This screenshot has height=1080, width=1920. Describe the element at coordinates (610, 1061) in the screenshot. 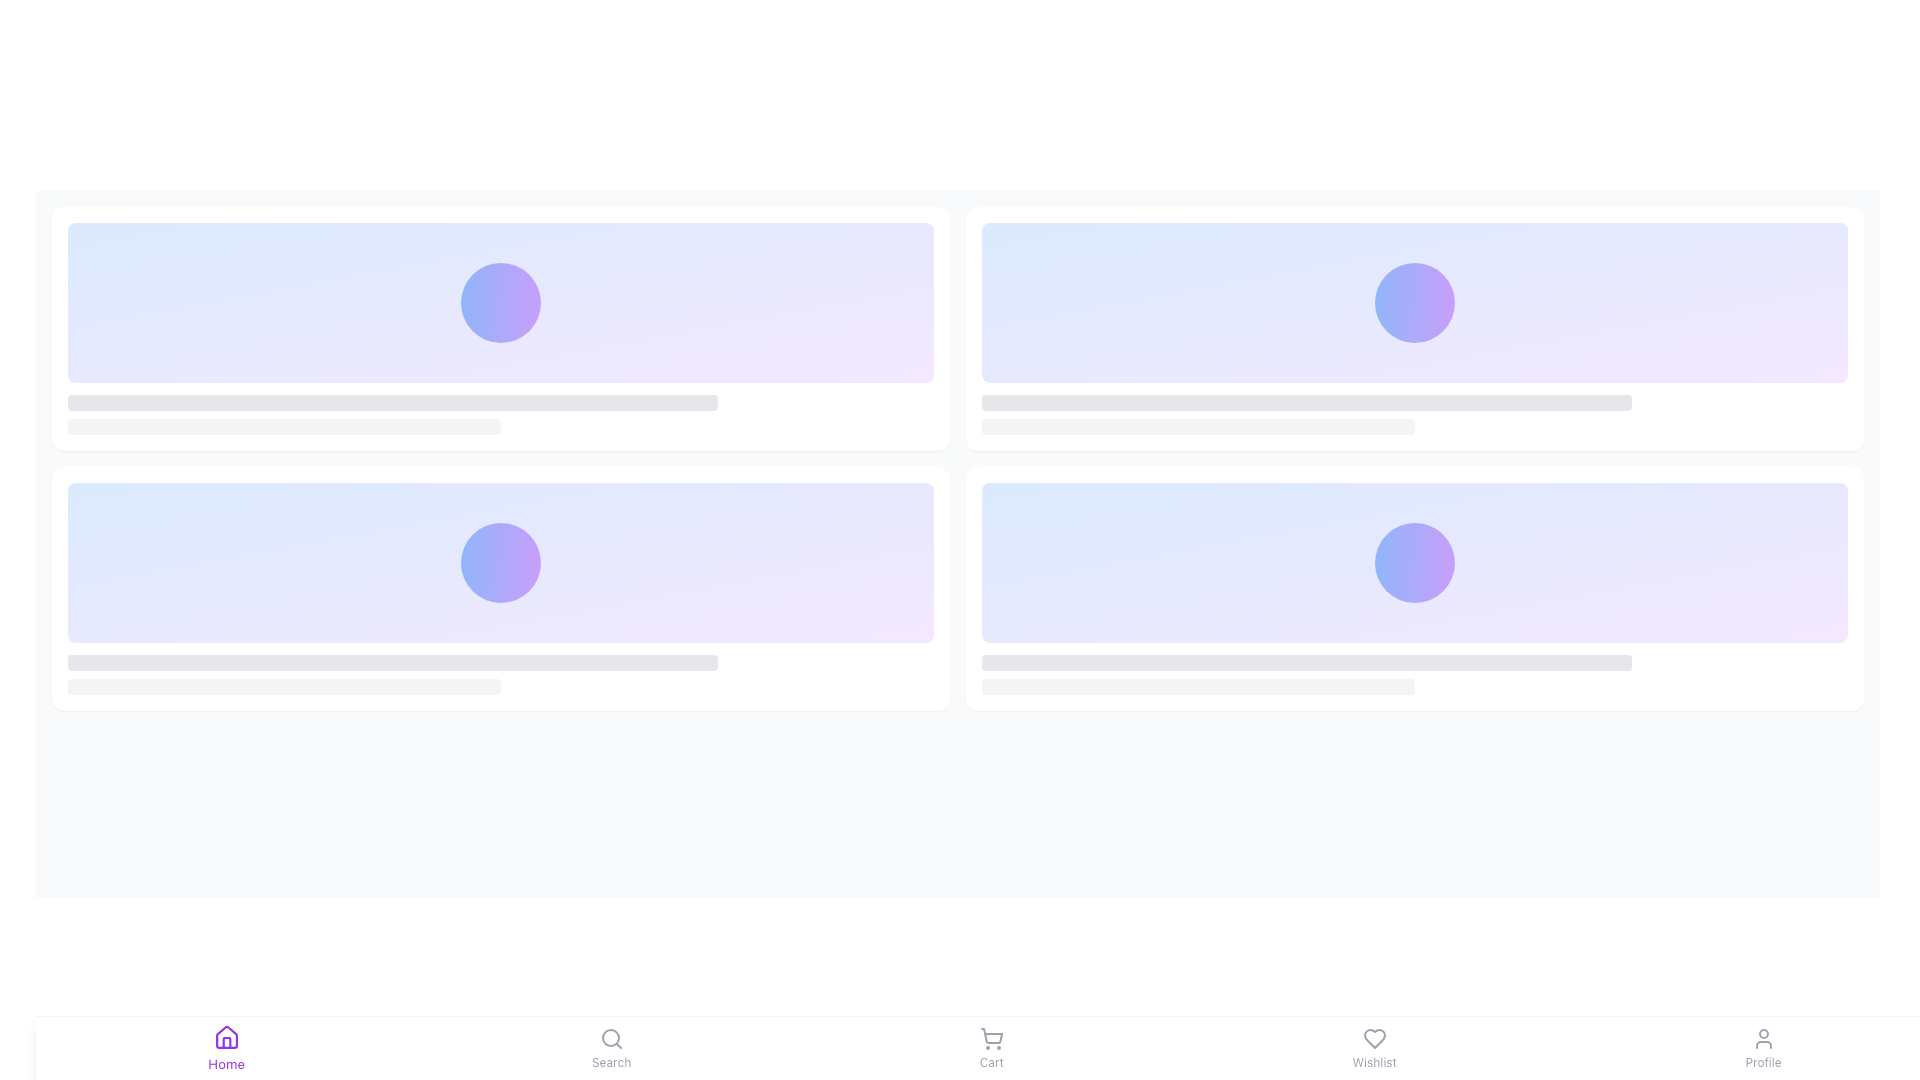

I see `the 'Search' label in the bottom navigation bar, which is positioned directly below the magnifying glass icon` at that location.